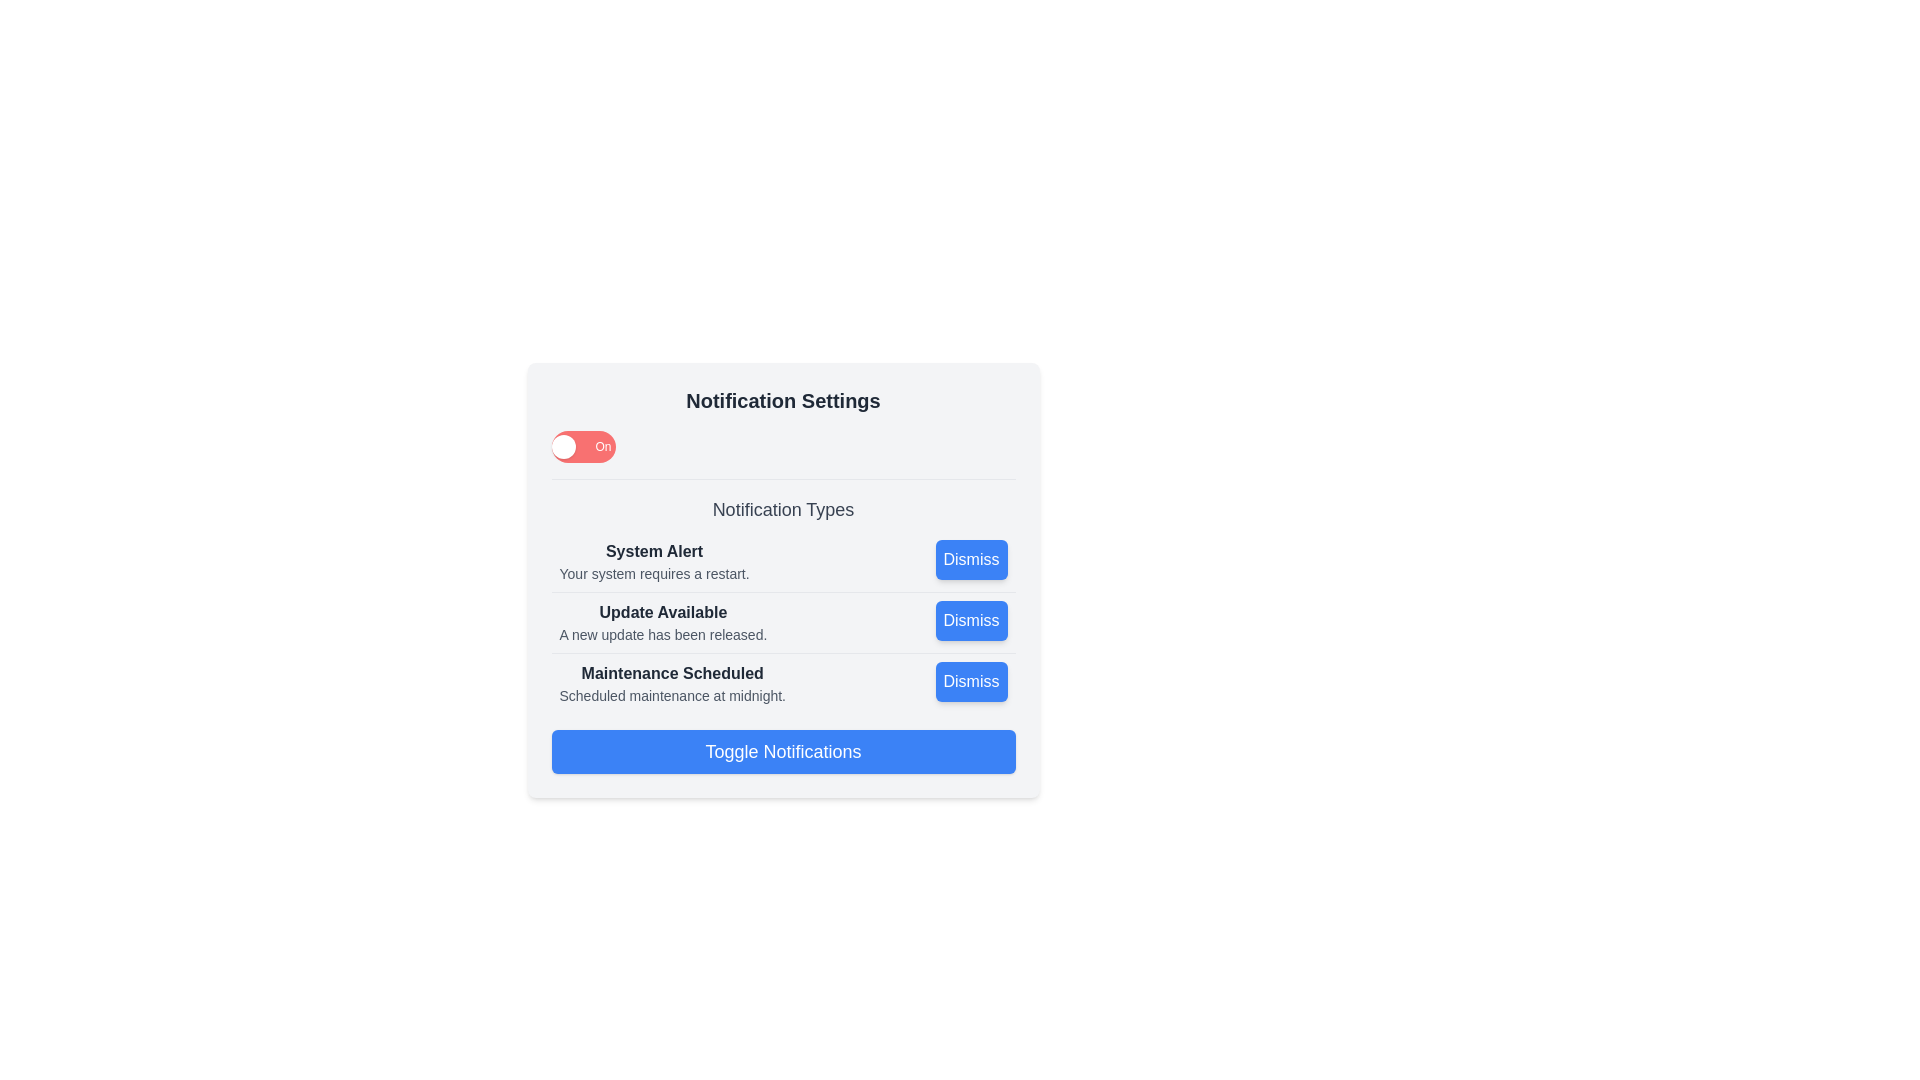 This screenshot has width=1920, height=1080. I want to click on the third notification card in the 'Notification Types' section that informs about scheduled maintenance, positioned below the 'Update Available' notification card, so click(782, 682).